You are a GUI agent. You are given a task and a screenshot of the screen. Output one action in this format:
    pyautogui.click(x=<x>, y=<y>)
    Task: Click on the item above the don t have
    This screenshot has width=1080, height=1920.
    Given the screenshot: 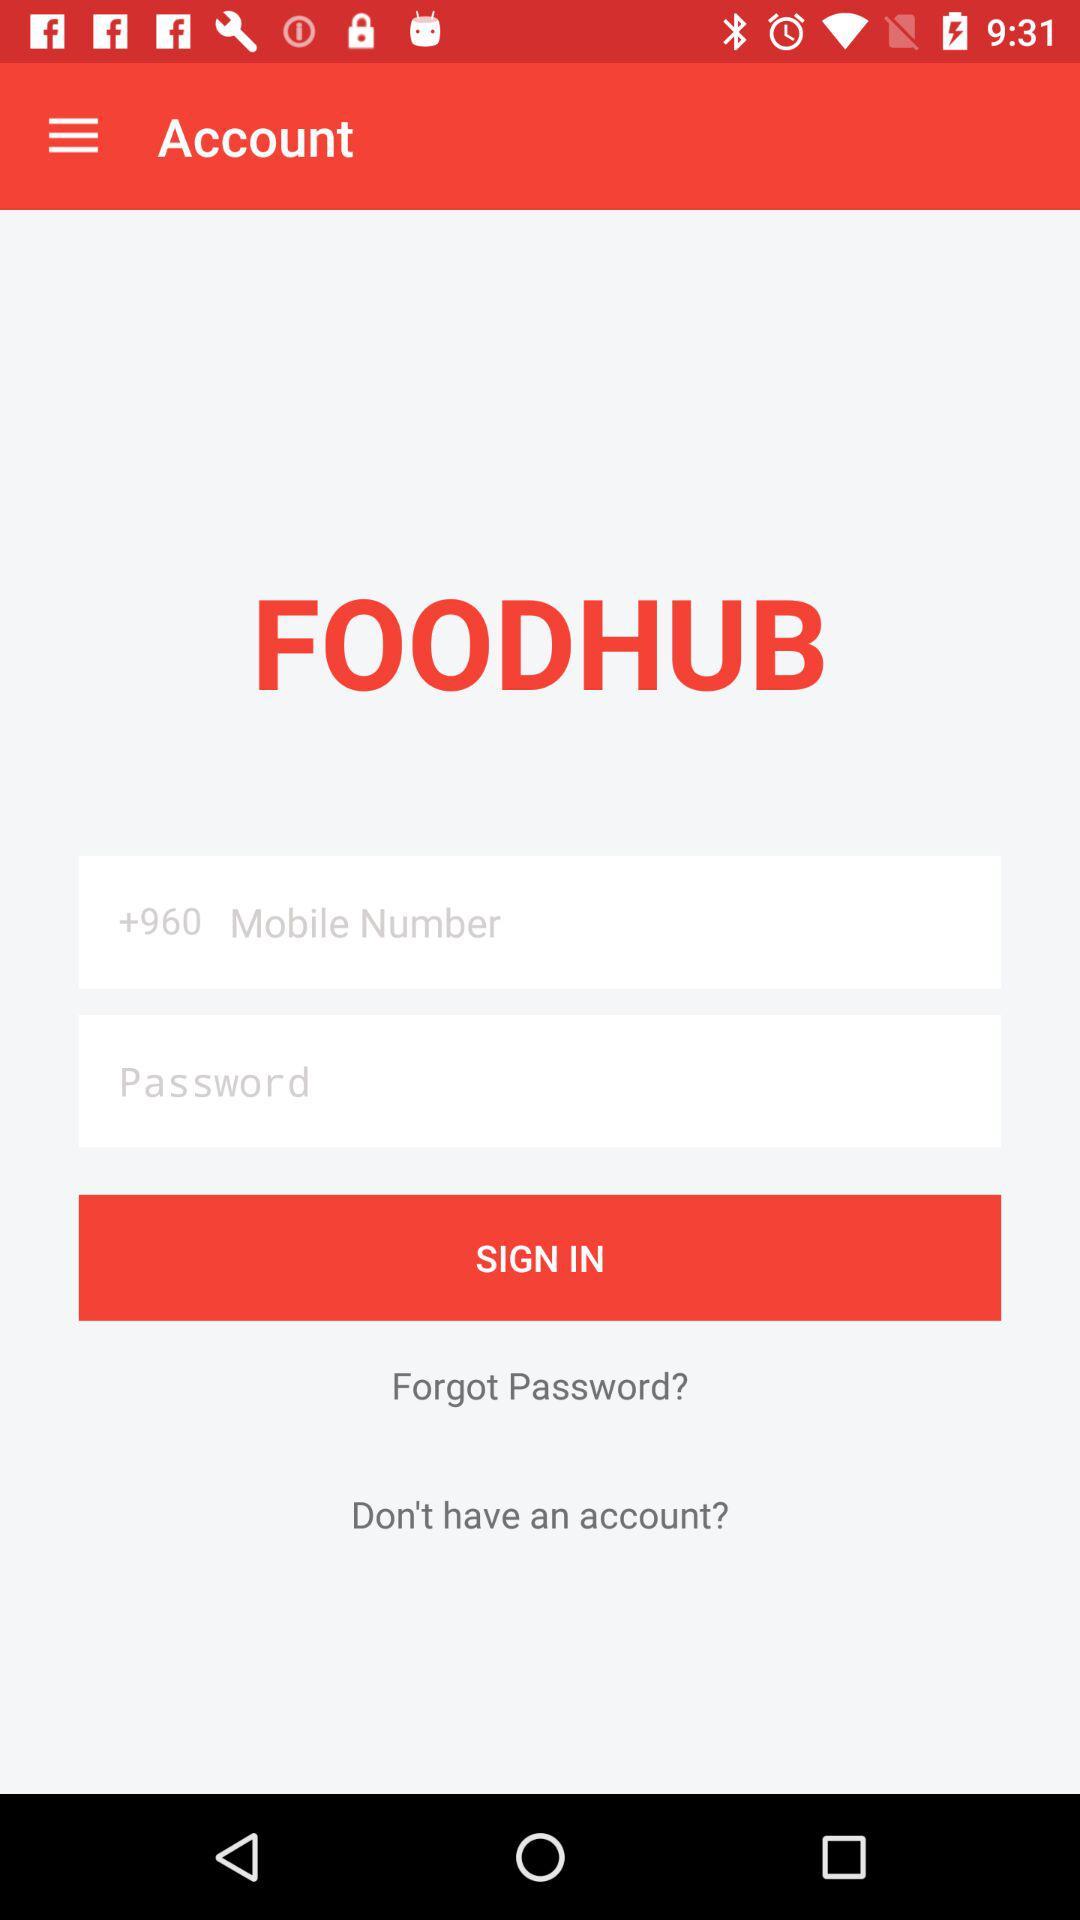 What is the action you would take?
    pyautogui.click(x=540, y=1384)
    